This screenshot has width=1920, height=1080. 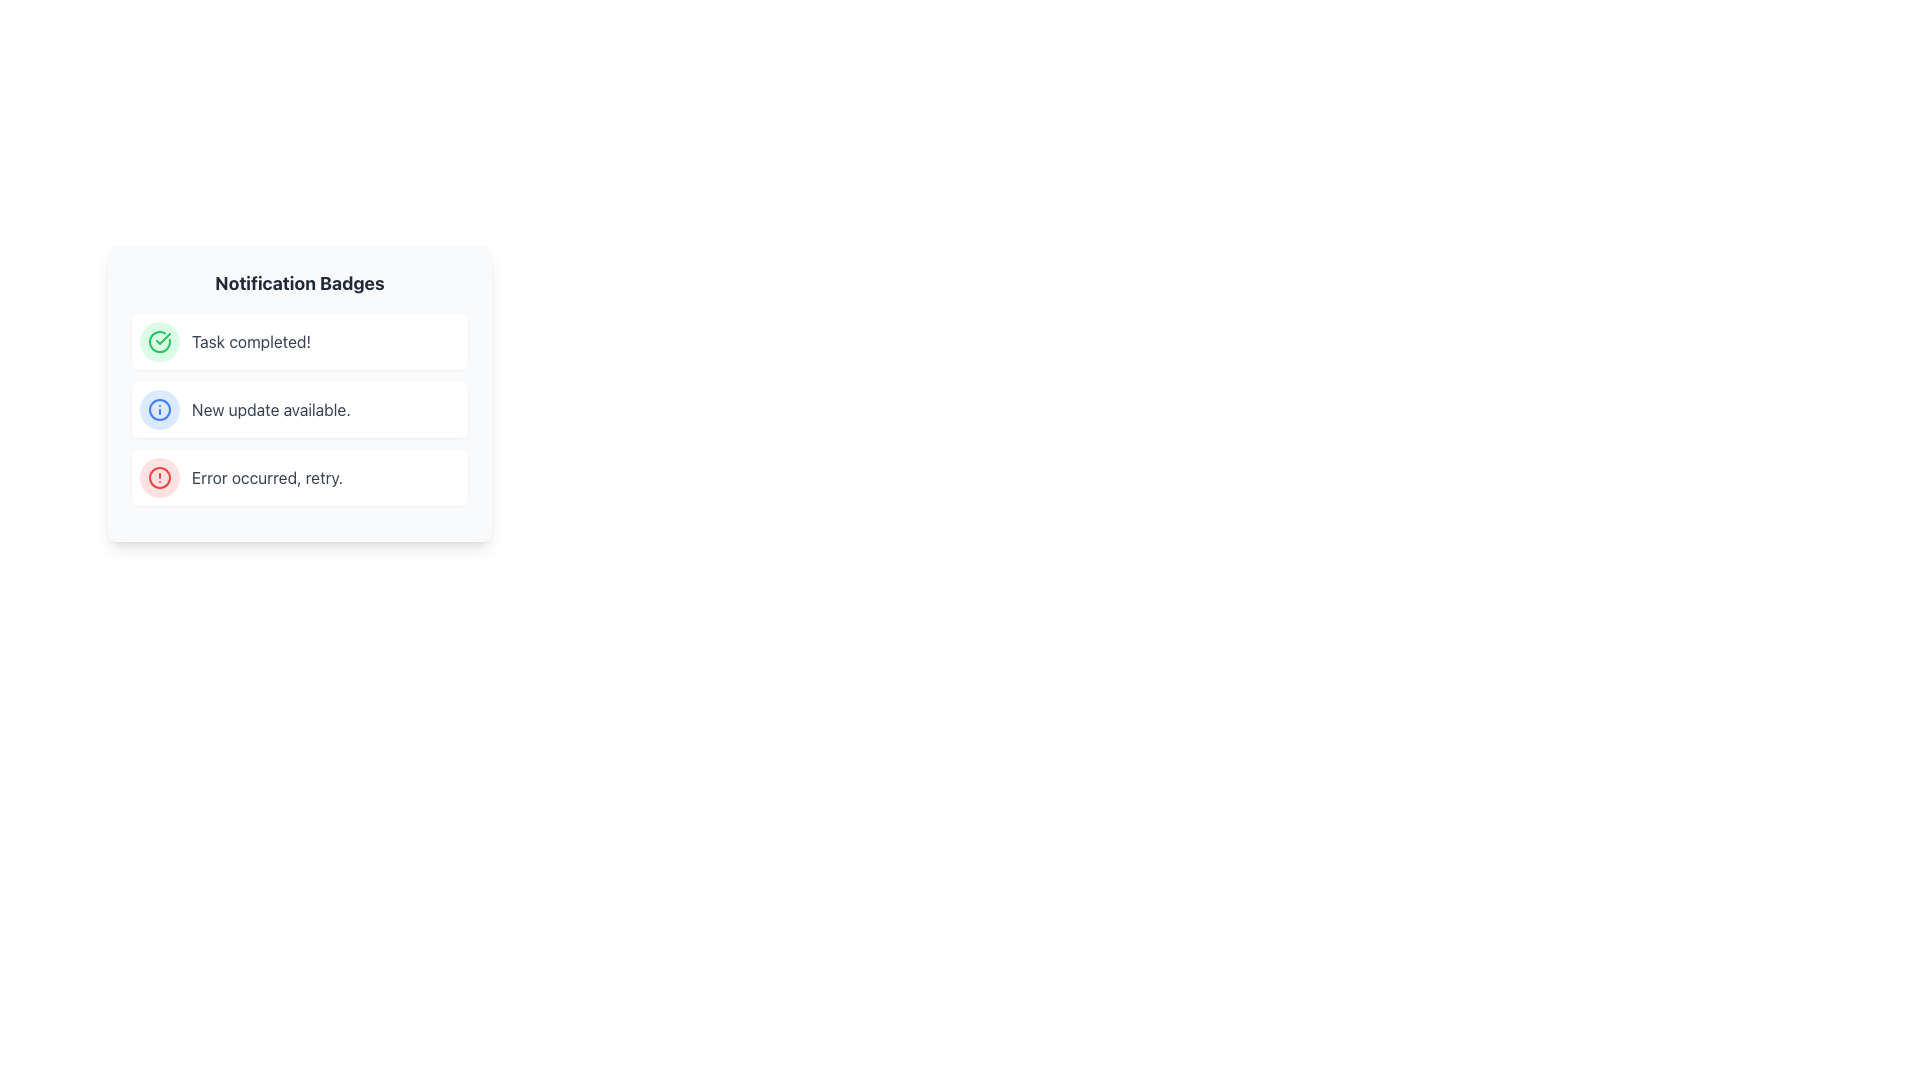 What do you see at coordinates (250, 341) in the screenshot?
I see `the Text label that indicates a successfully completed task, located on the right side of a checkmark icon in a green circular background, within a notification badge in the first row of a list` at bounding box center [250, 341].